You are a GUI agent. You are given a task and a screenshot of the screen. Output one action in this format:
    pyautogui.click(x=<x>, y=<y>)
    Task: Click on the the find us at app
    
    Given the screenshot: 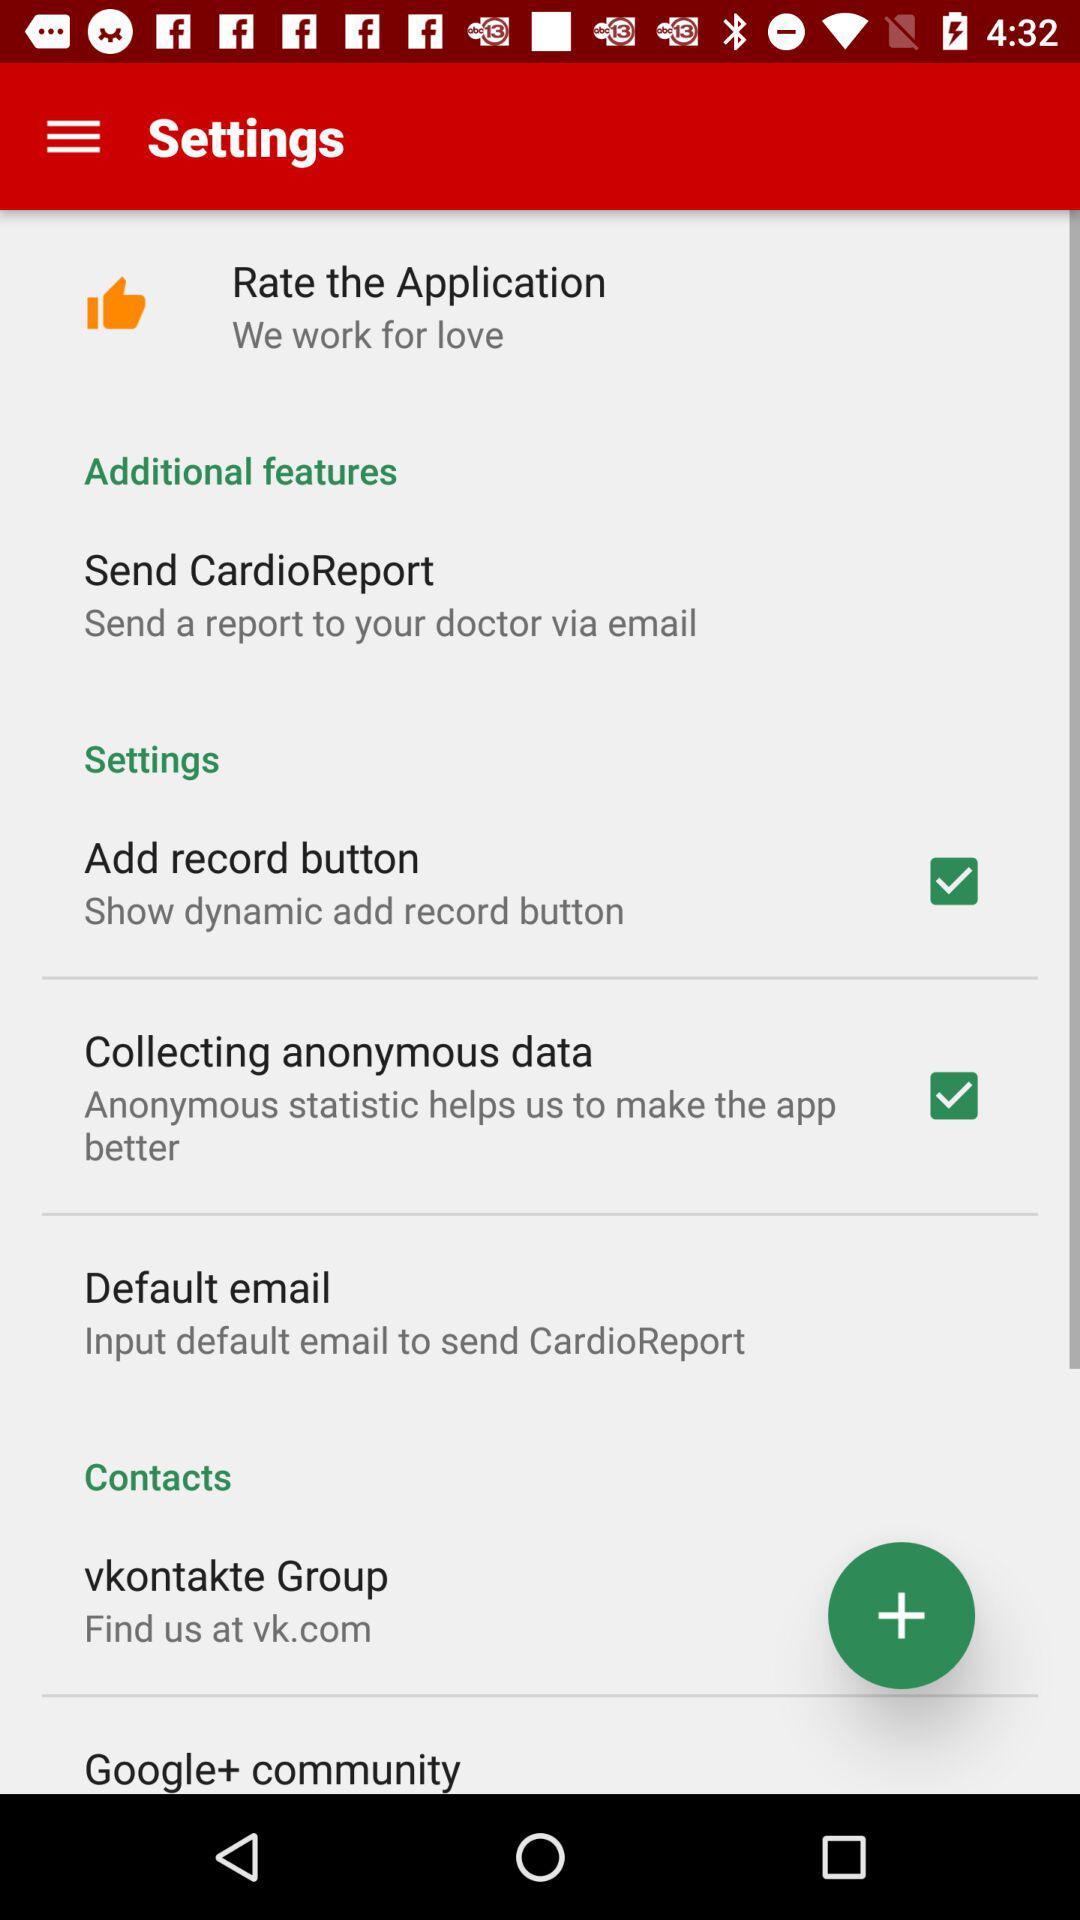 What is the action you would take?
    pyautogui.click(x=226, y=1627)
    